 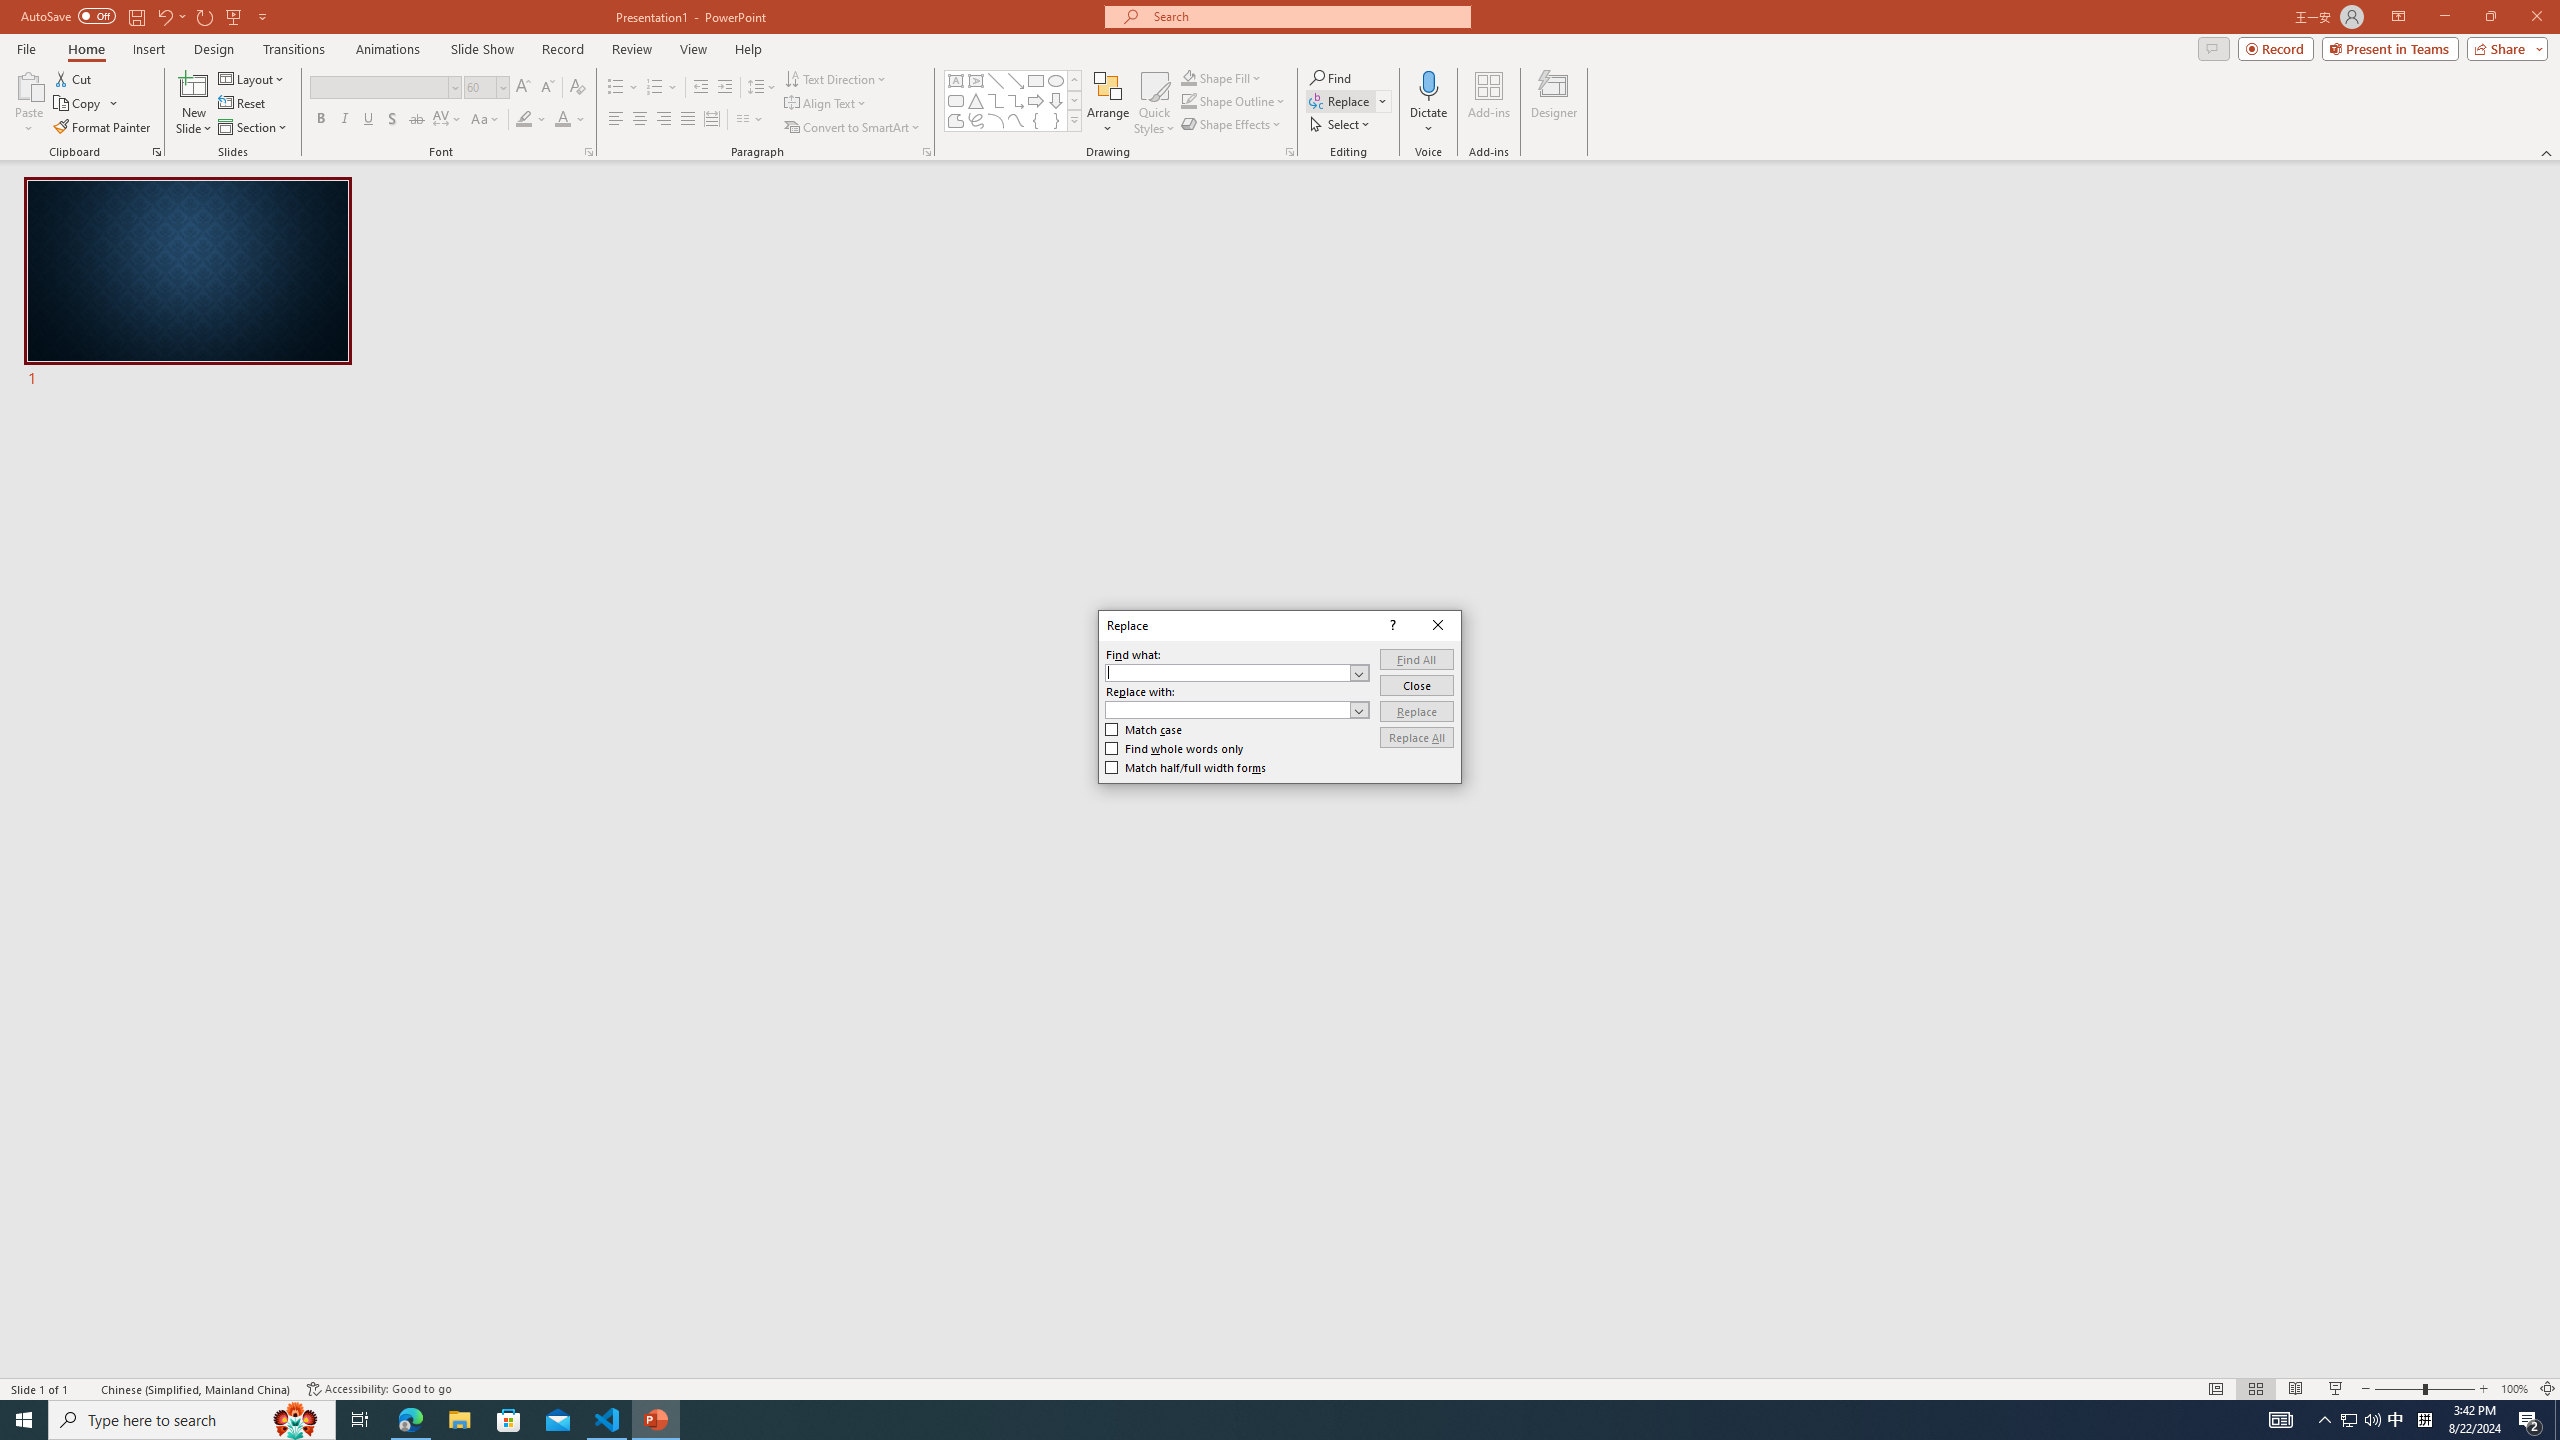 I want to click on 'Find...', so click(x=1330, y=77).